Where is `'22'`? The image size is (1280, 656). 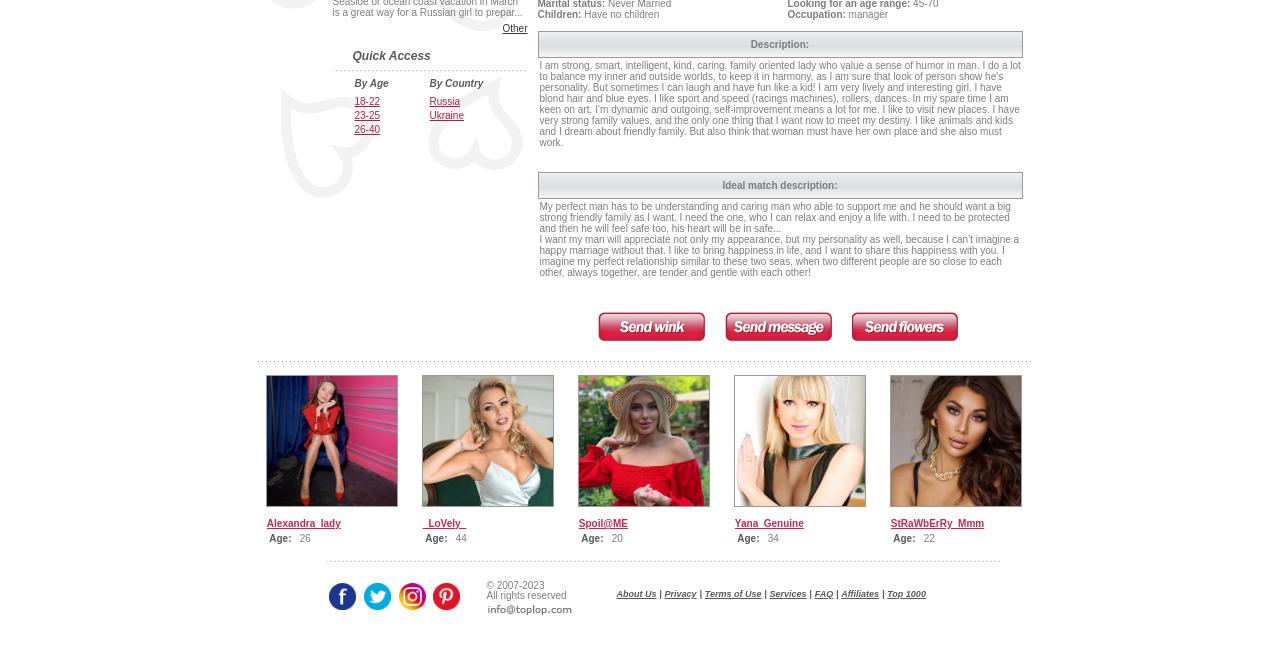
'22' is located at coordinates (927, 538).